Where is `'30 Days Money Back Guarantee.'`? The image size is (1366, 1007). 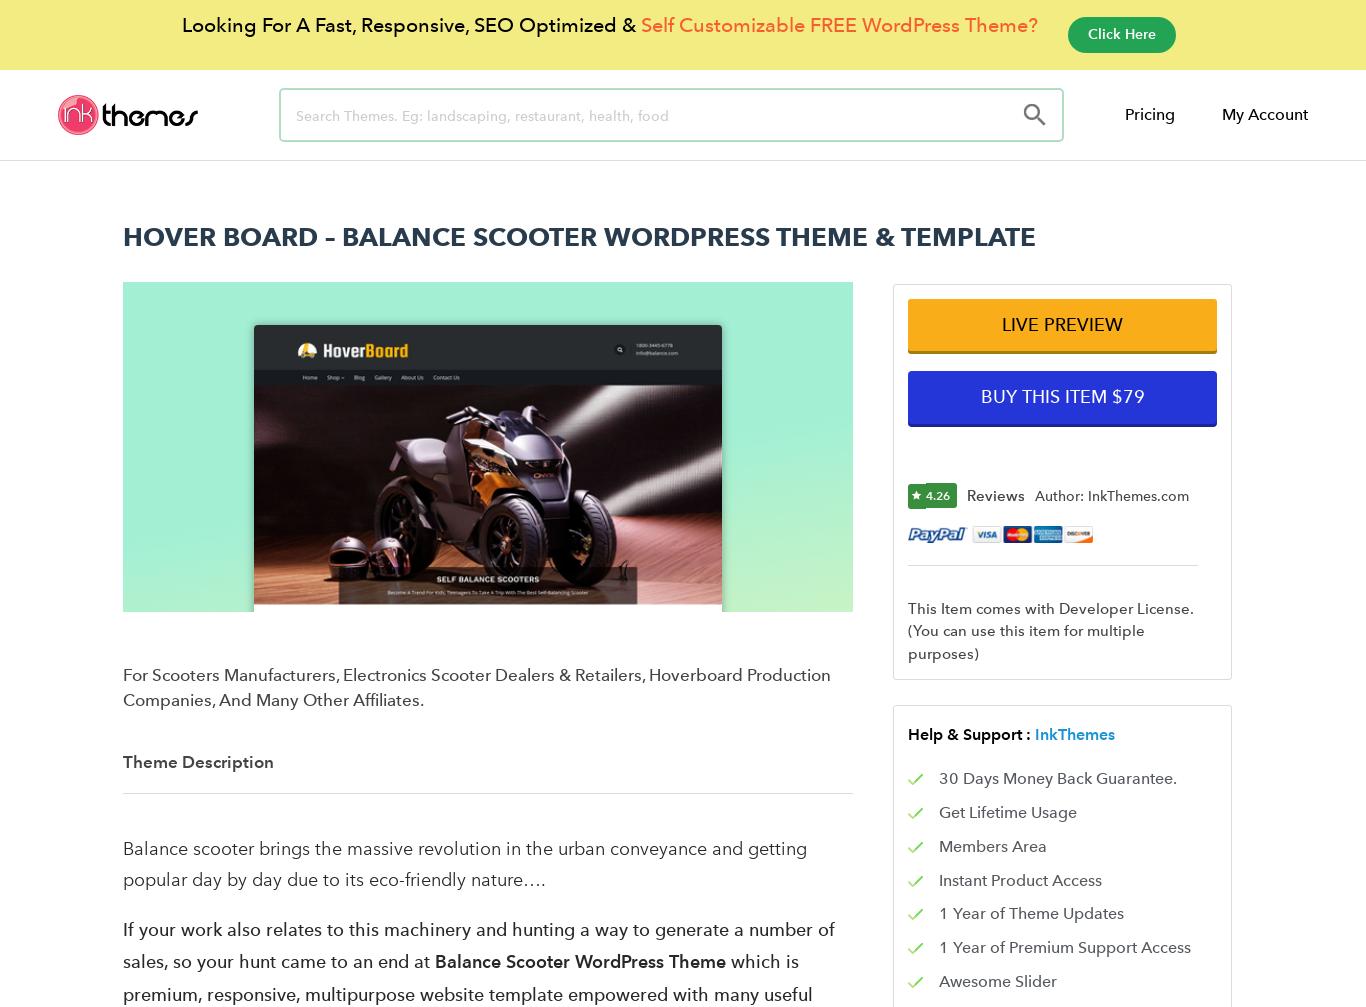
'30 Days Money Back Guarantee.' is located at coordinates (938, 777).